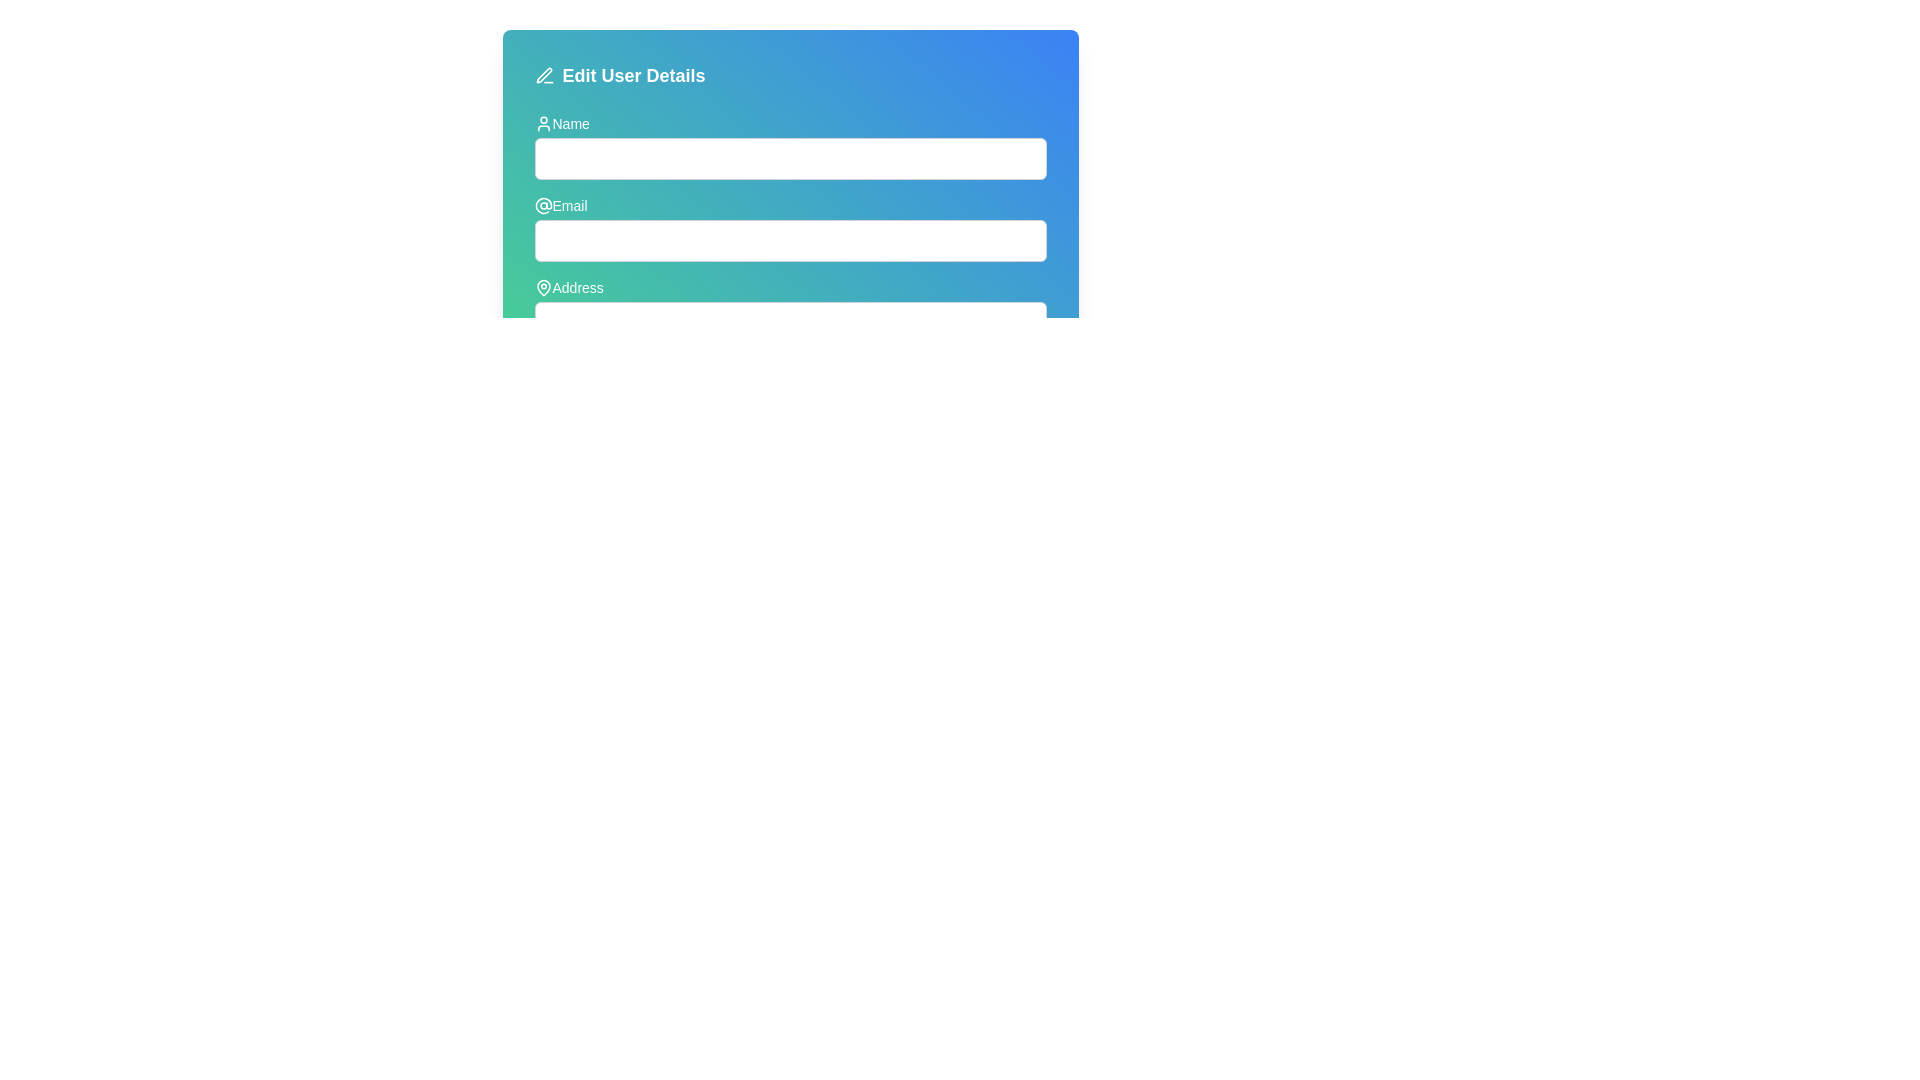 The image size is (1920, 1080). What do you see at coordinates (543, 205) in the screenshot?
I see `the '@' symbol icon located in the second row of the form, adjacent to the 'Email' label` at bounding box center [543, 205].